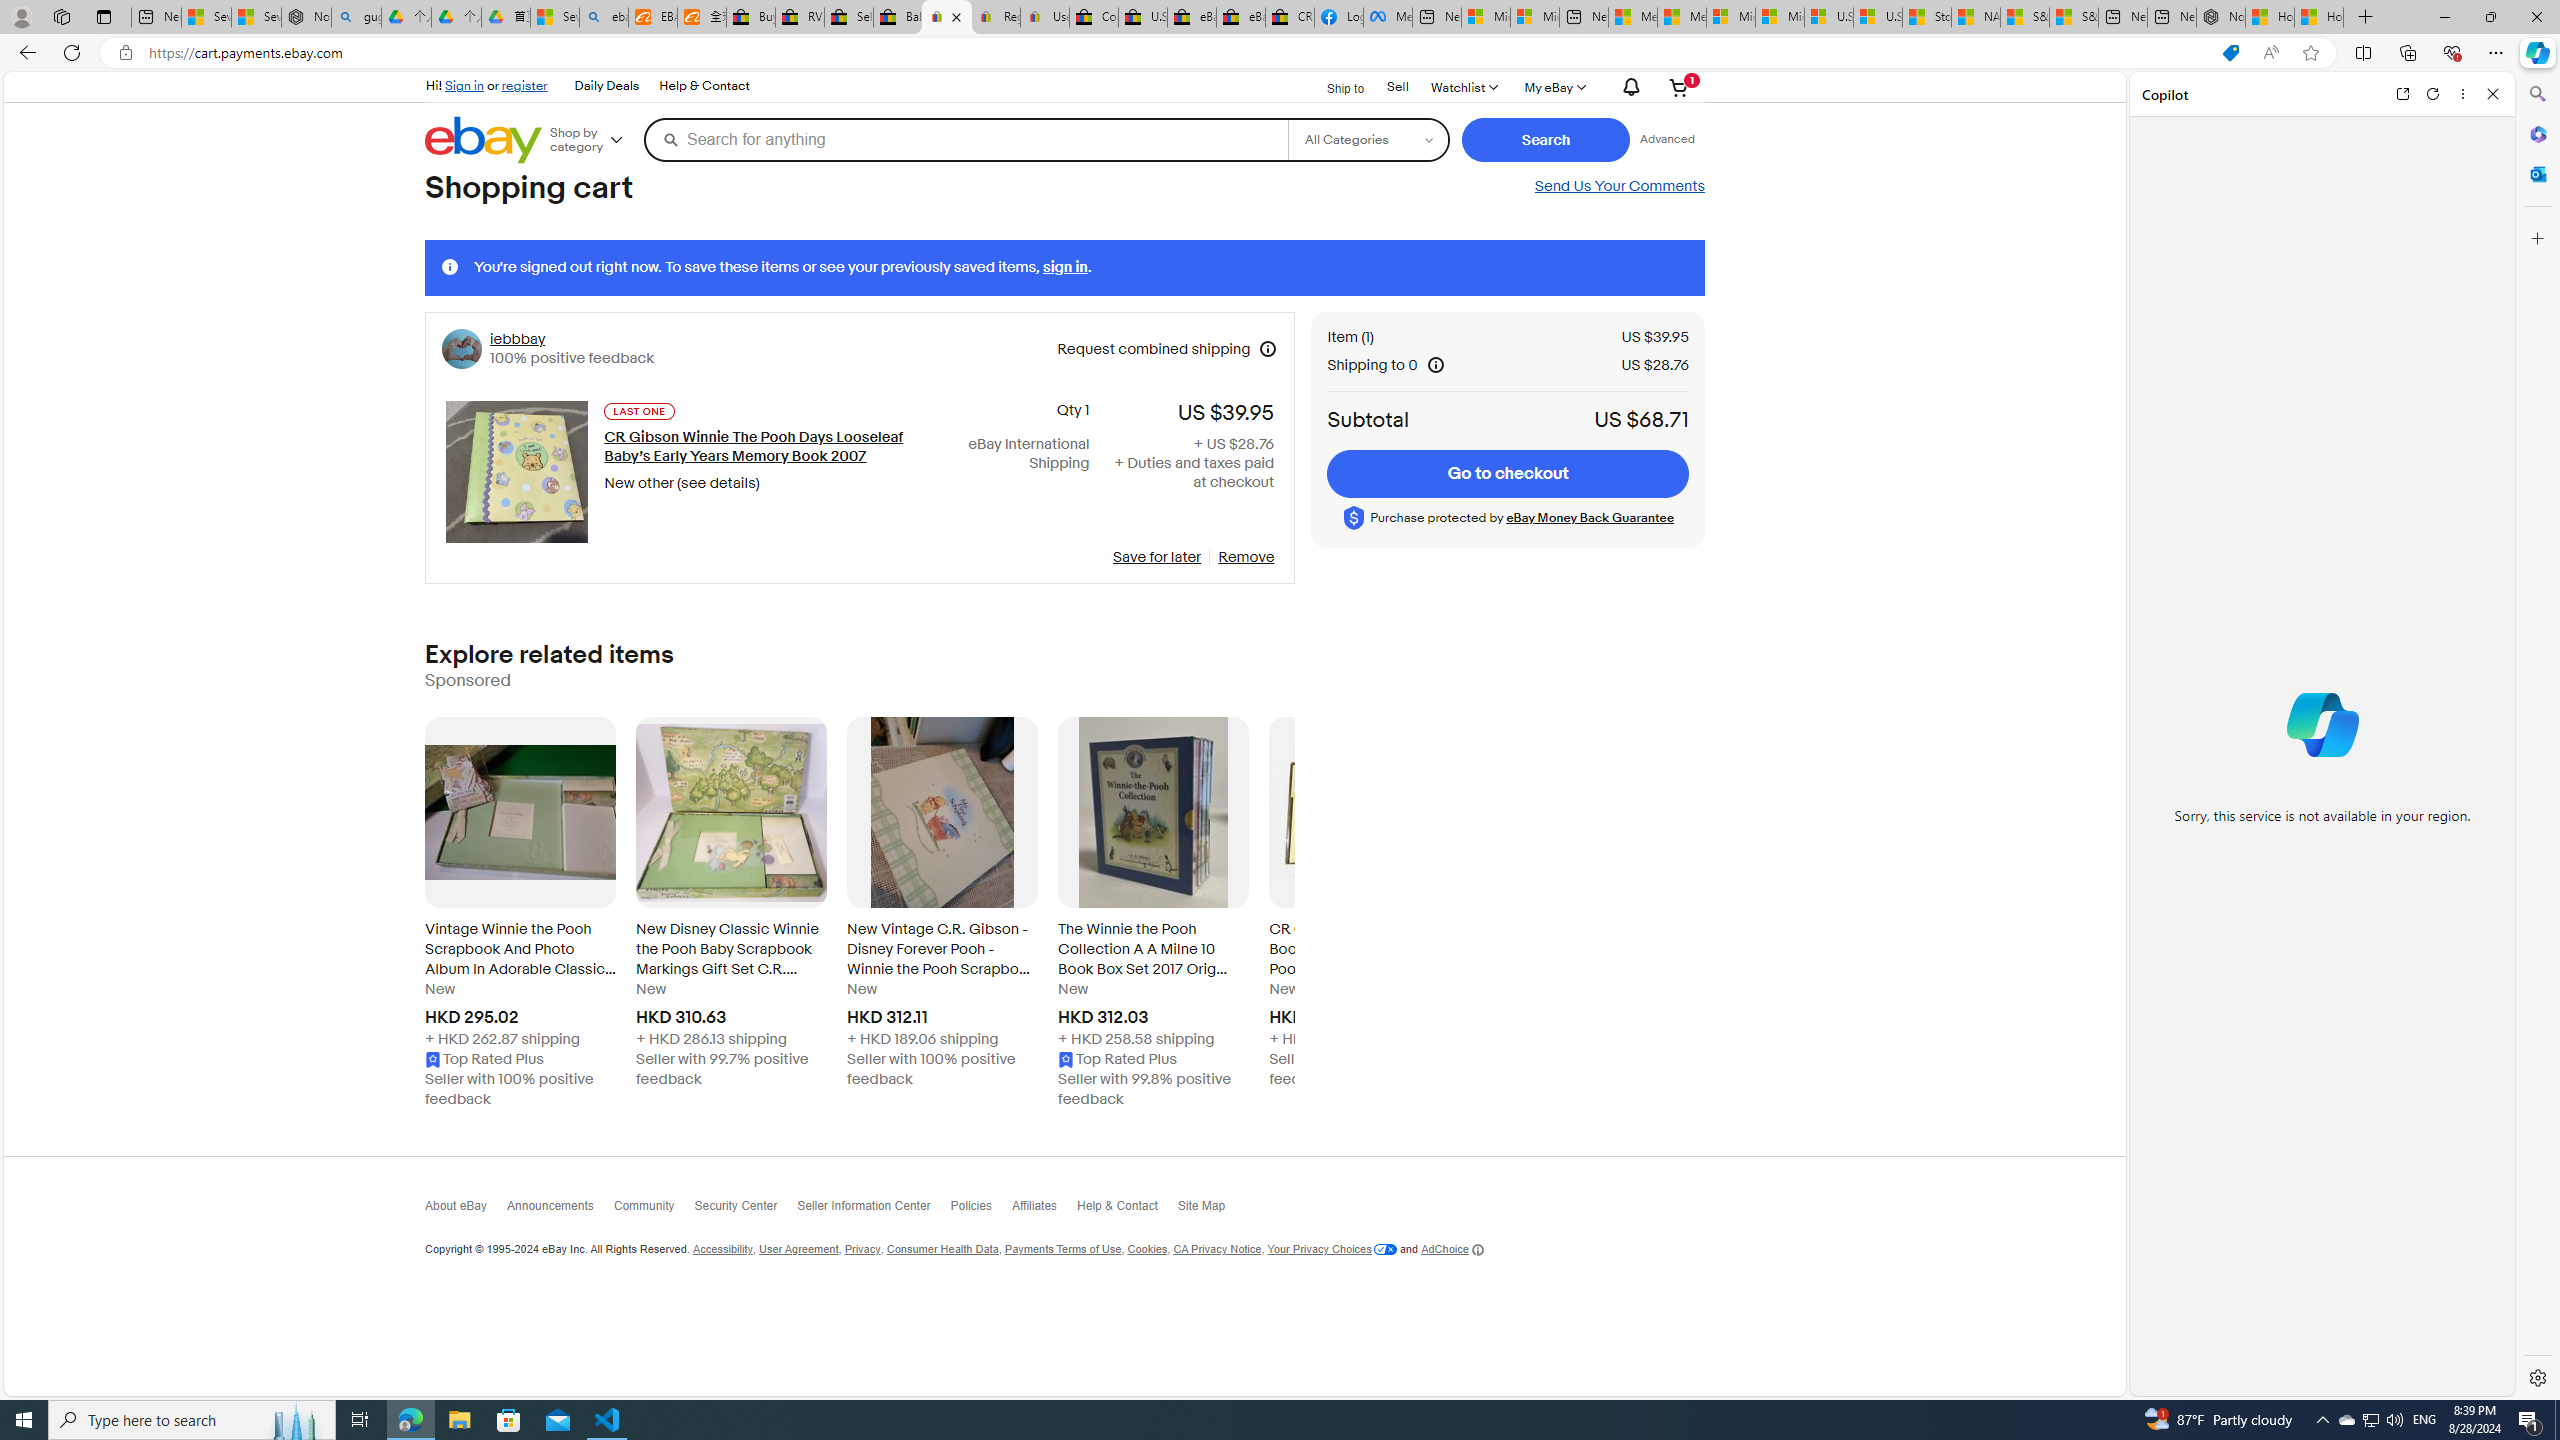 The height and width of the screenshot is (1440, 2560). Describe the element at coordinates (1463, 87) in the screenshot. I see `'WatchlistExpand Watch List'` at that location.